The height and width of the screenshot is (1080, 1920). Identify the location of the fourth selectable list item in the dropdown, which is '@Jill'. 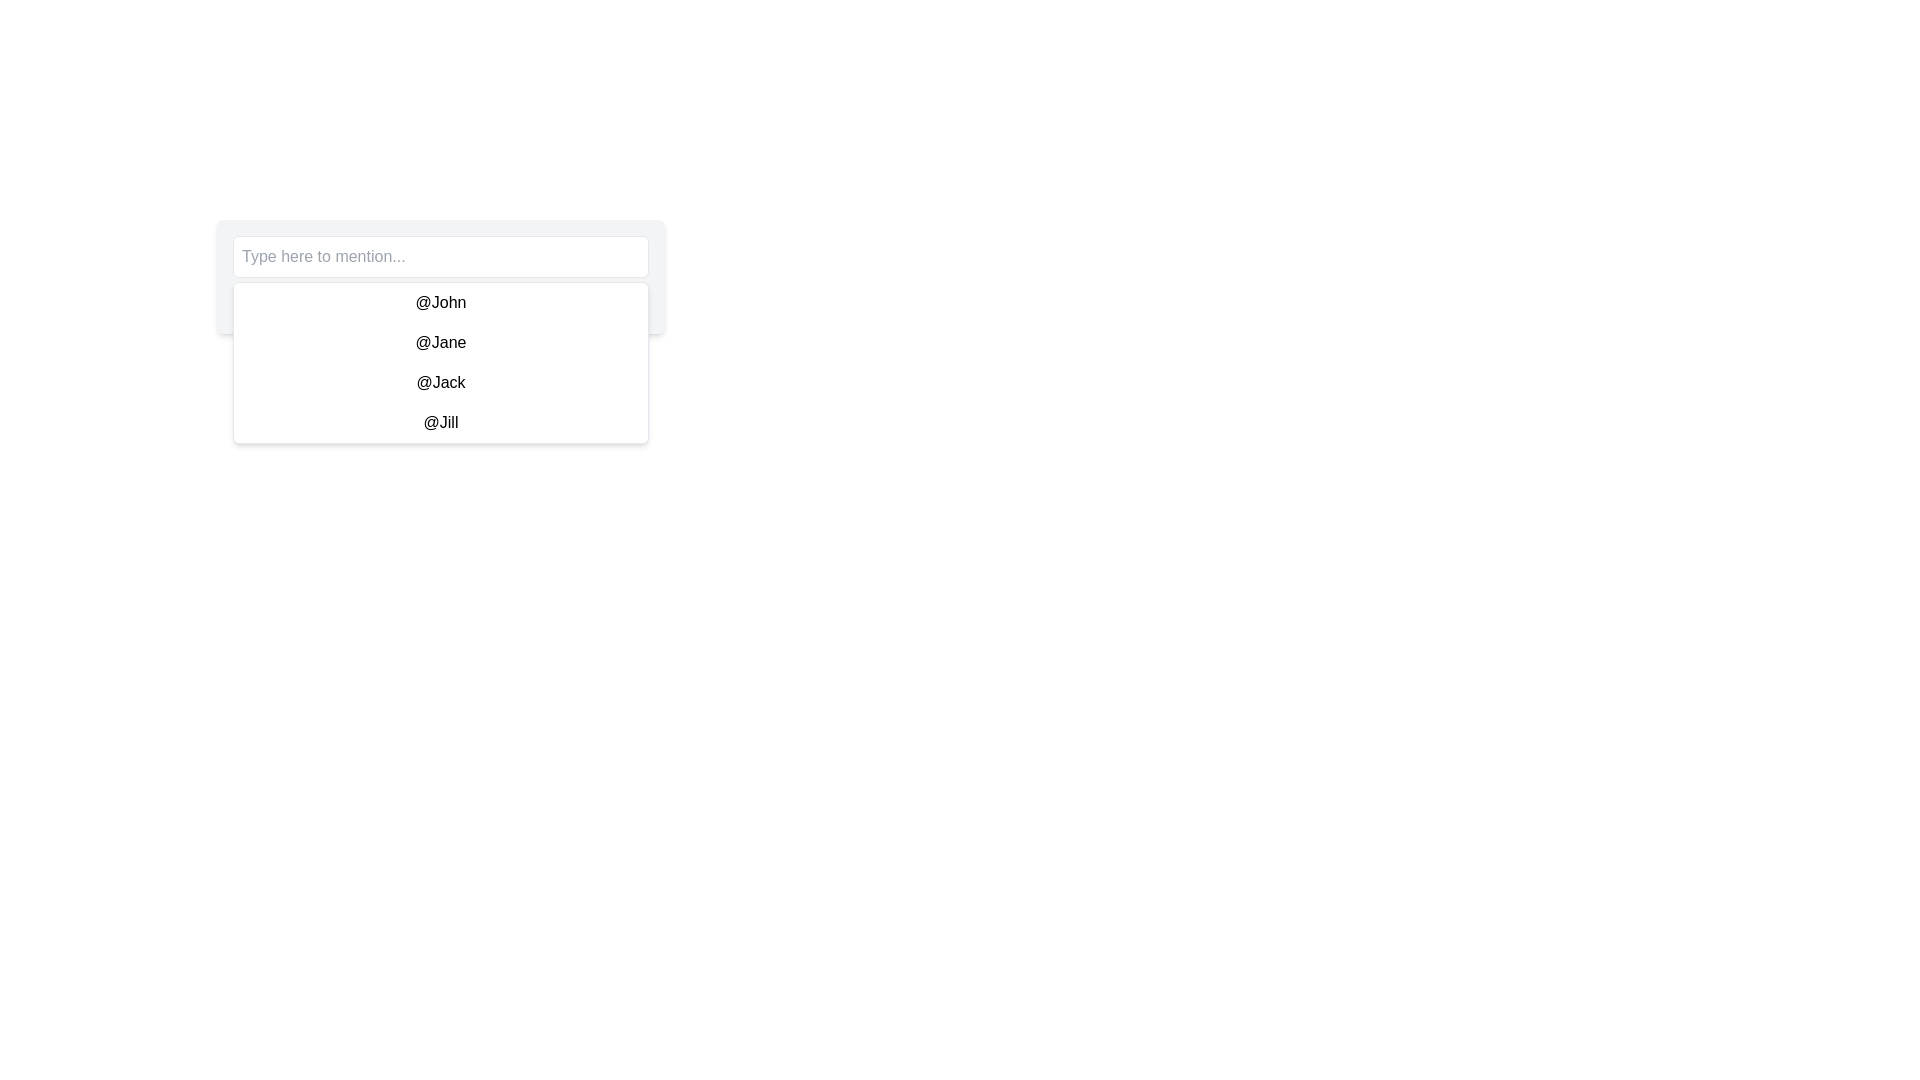
(440, 422).